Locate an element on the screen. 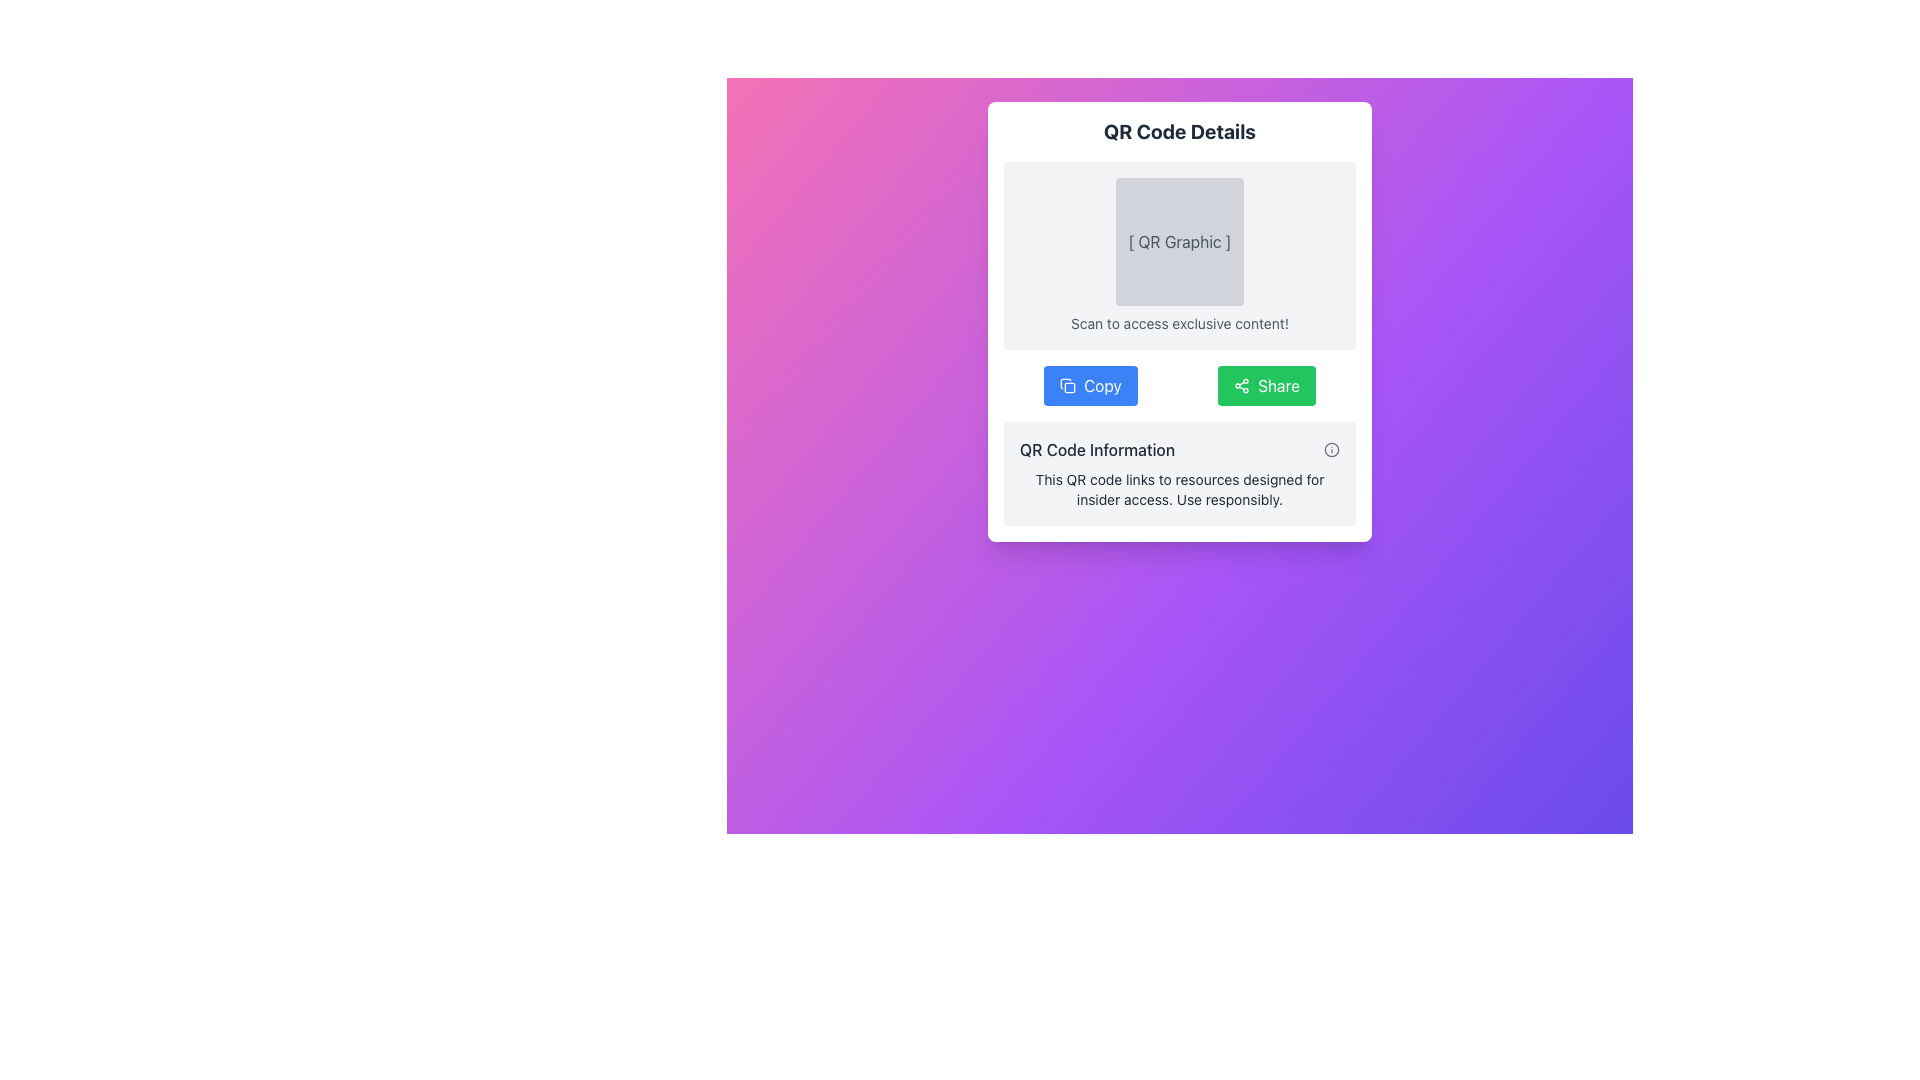  the informational text block located at the bottom of the 'QR Code Information' section, which provides additional information about the QR code displayed above is located at coordinates (1180, 489).